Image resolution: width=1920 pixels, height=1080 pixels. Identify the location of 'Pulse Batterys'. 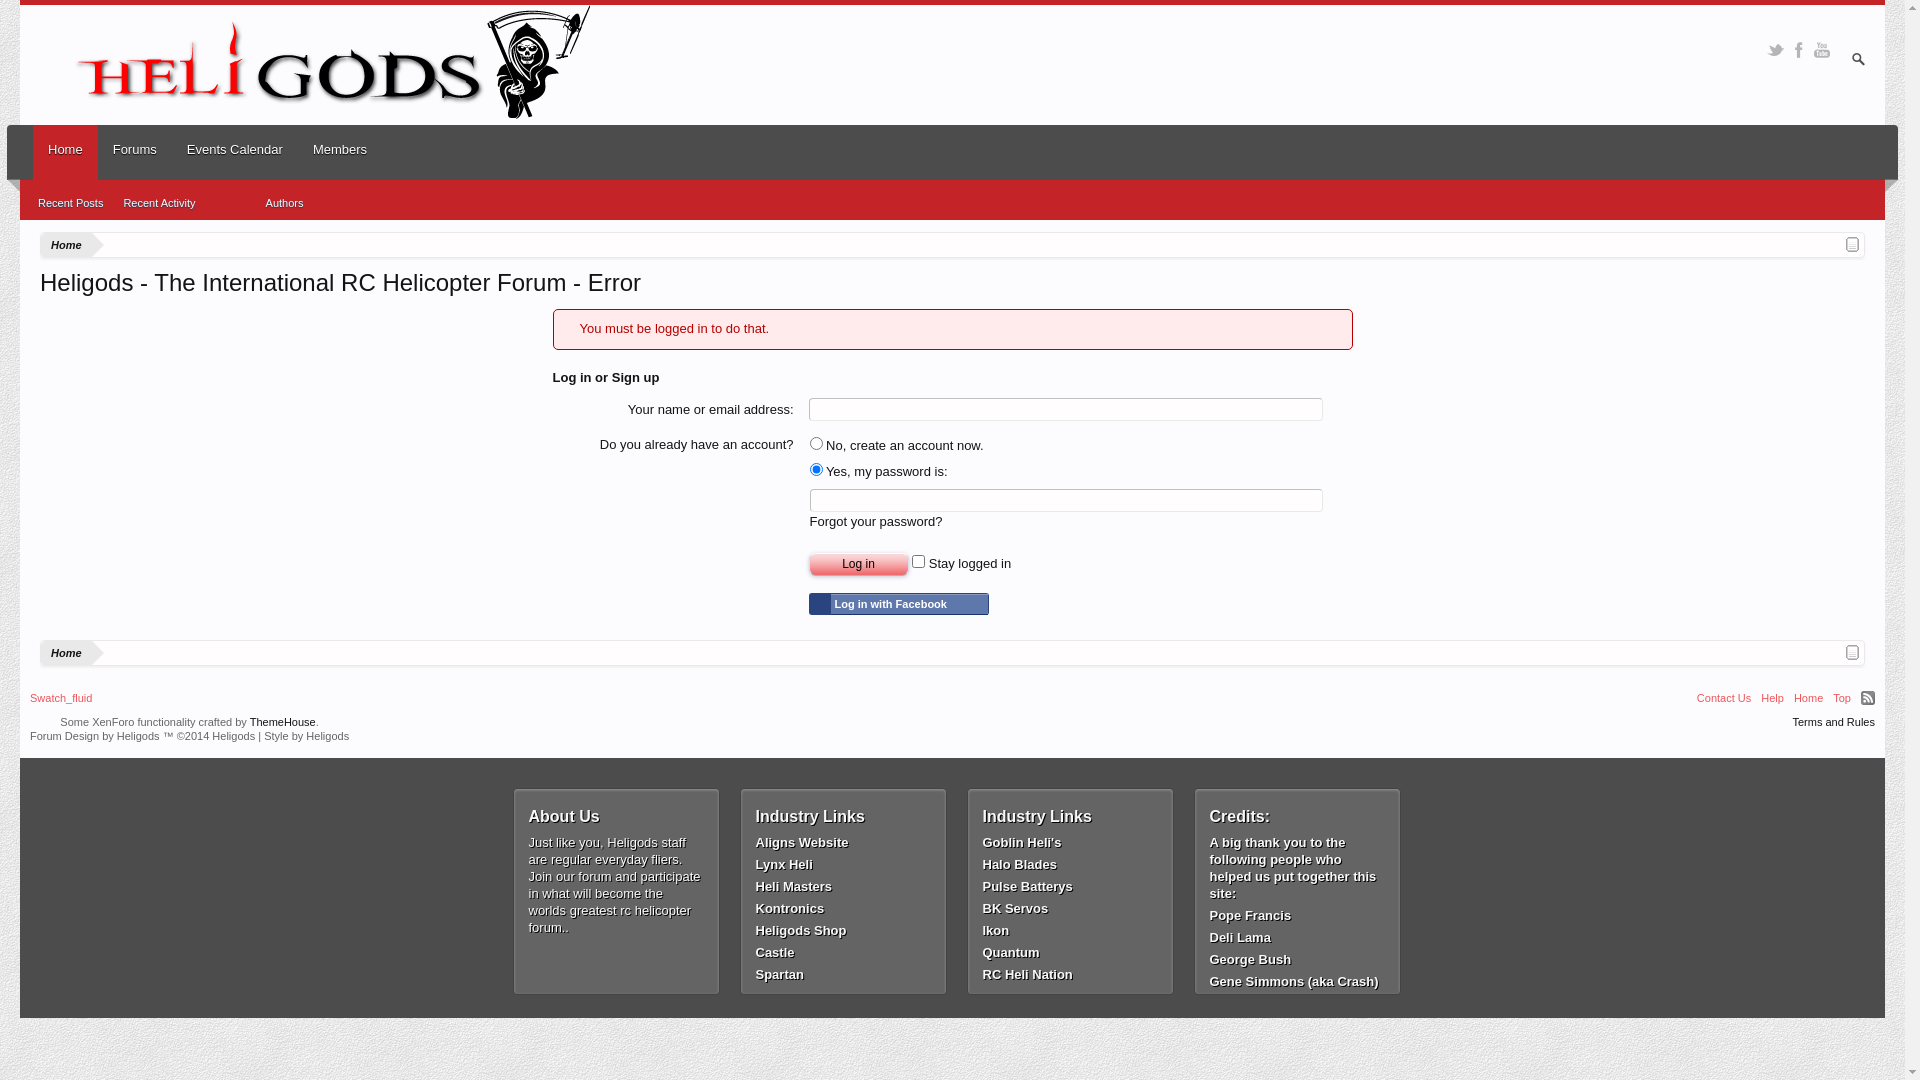
(982, 885).